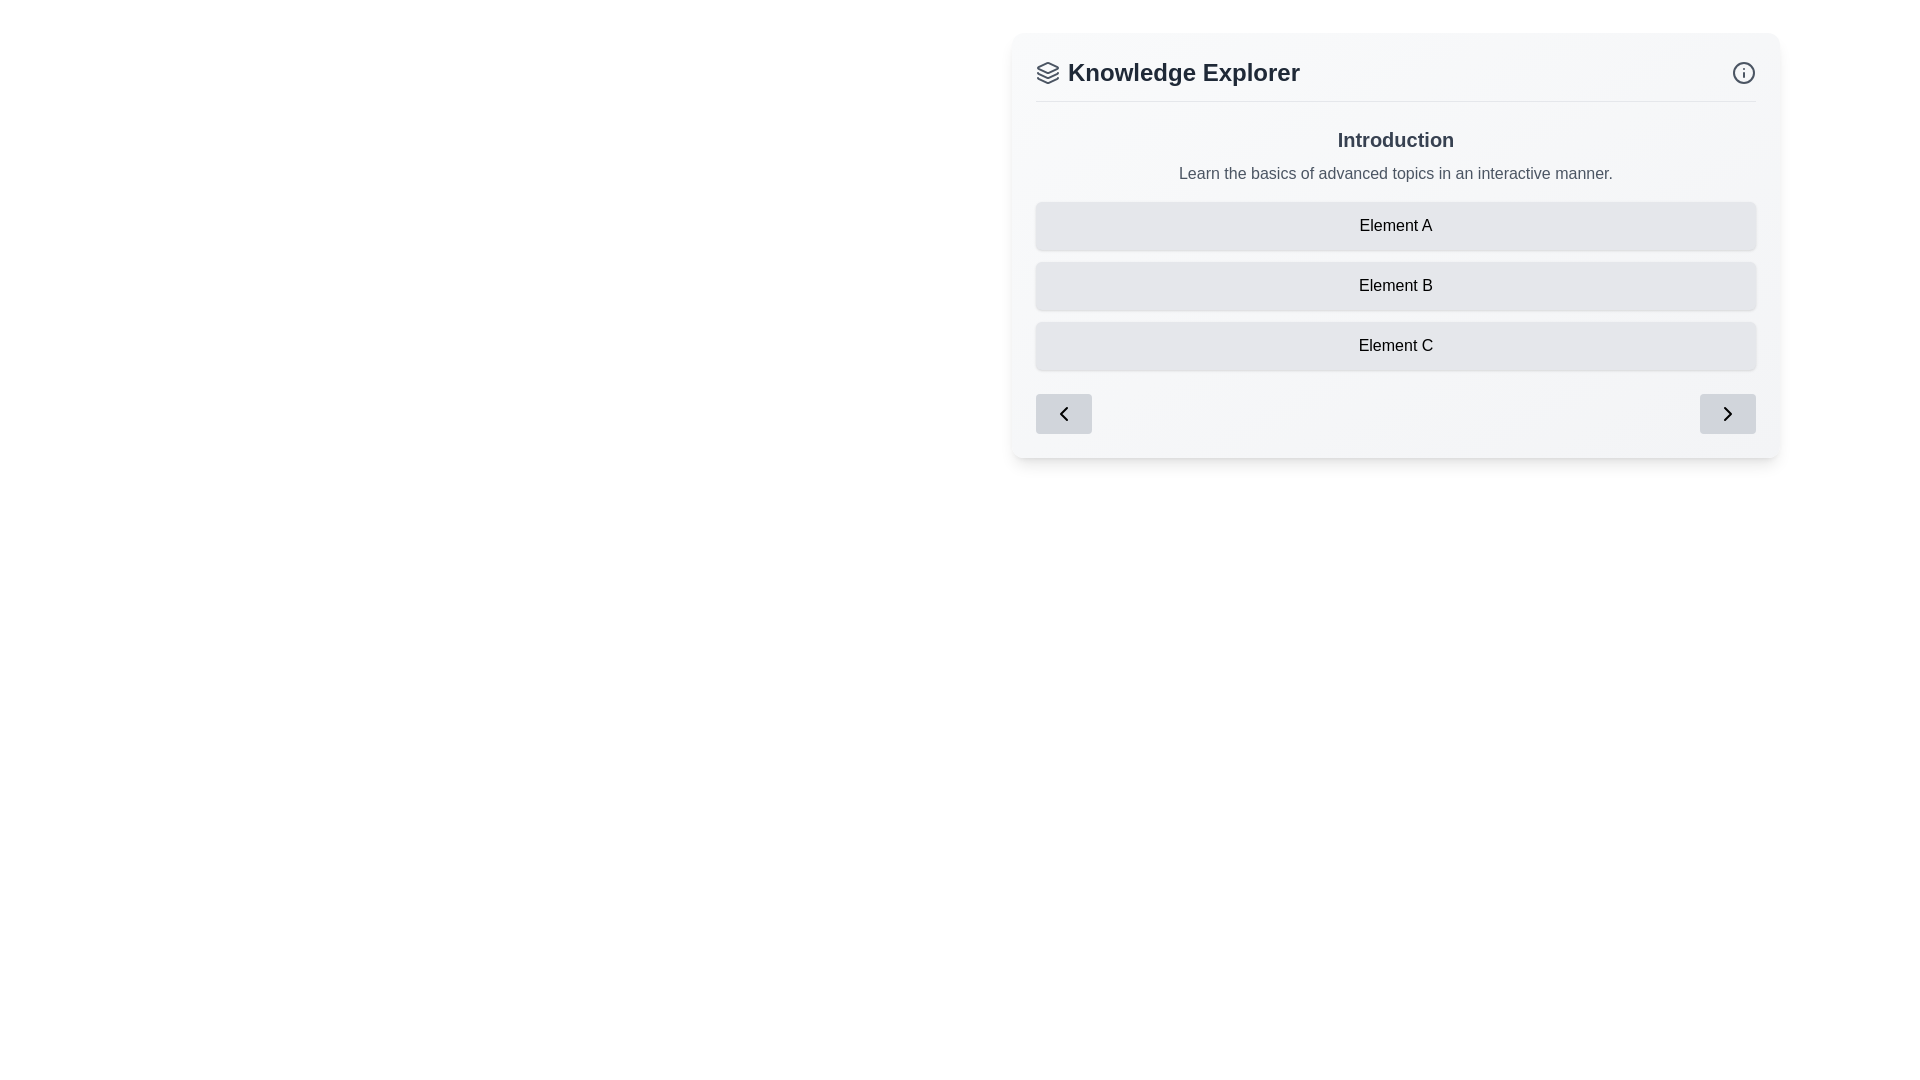 Image resolution: width=1920 pixels, height=1080 pixels. I want to click on TextLabel located in the upper-left corner of the content card, which serves as a title or heading for the content area, so click(1167, 72).